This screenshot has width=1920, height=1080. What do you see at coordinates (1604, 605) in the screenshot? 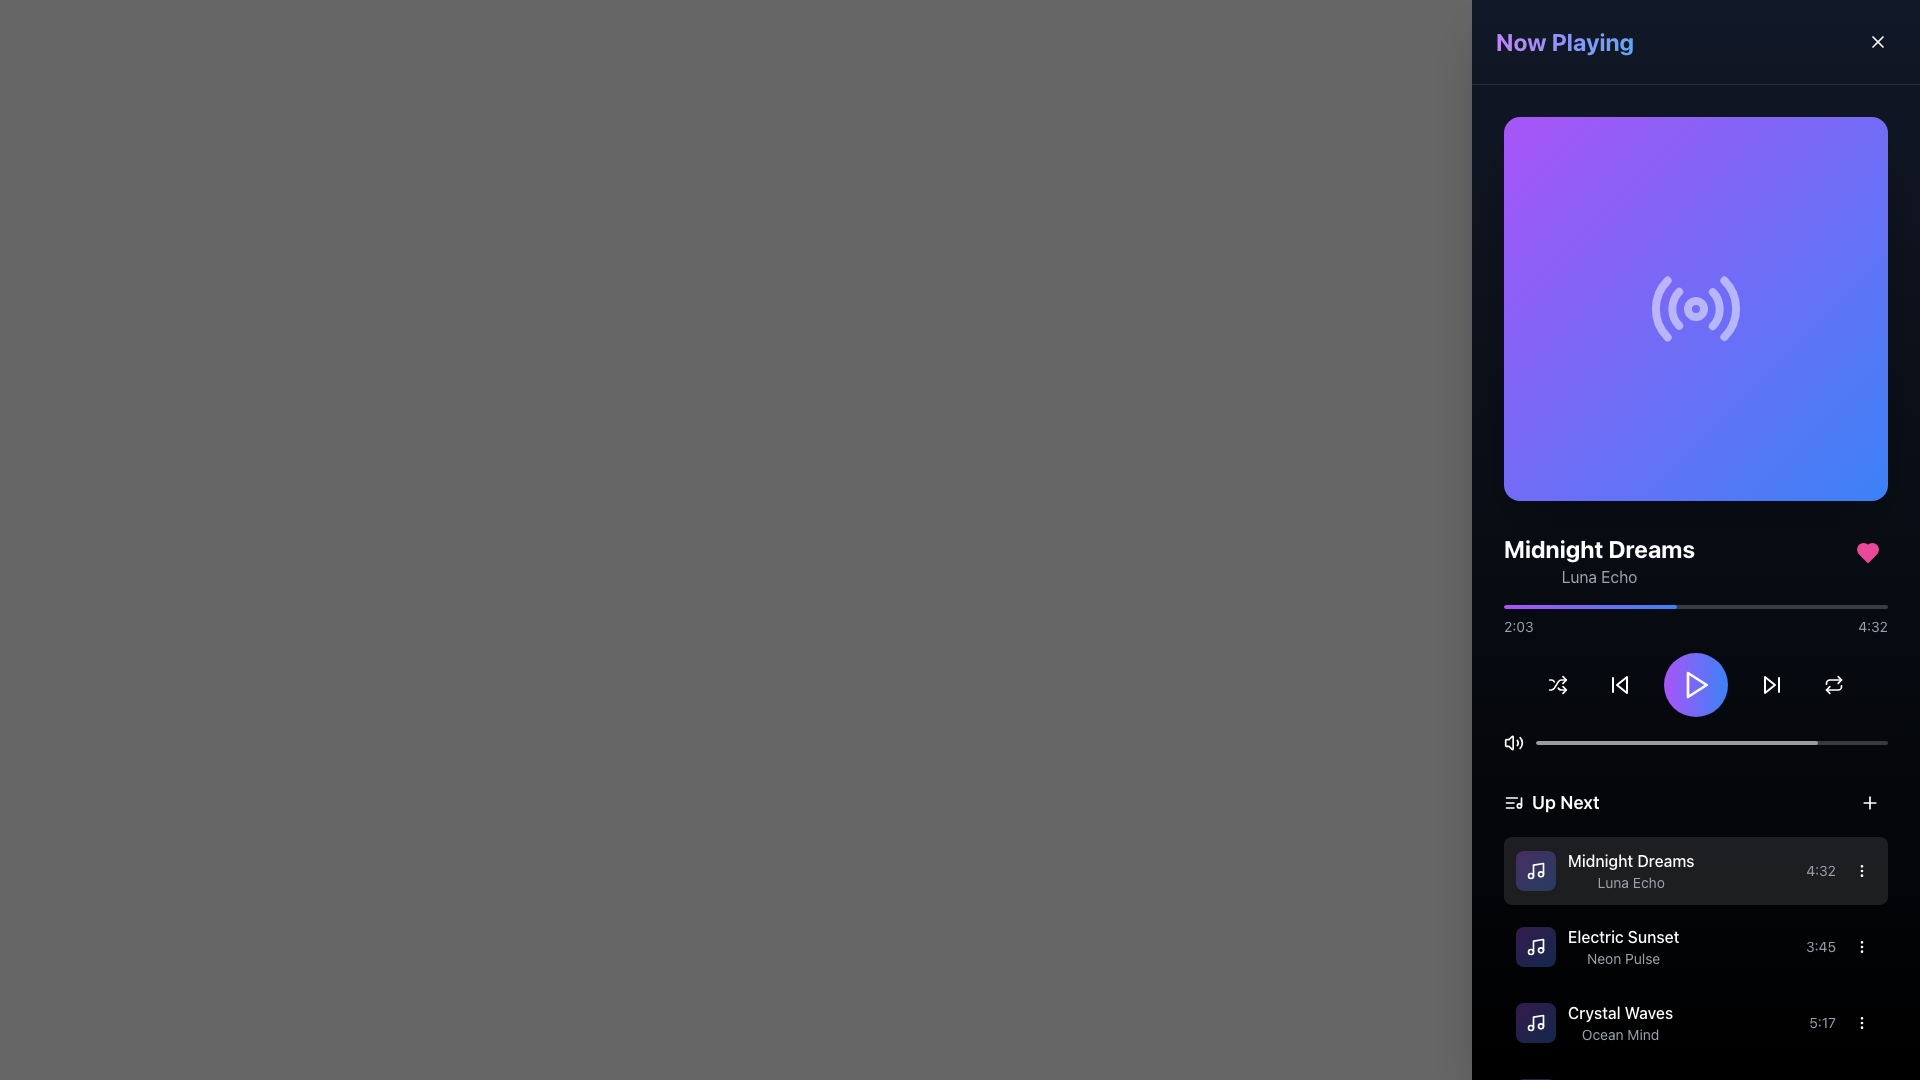
I see `the progress bar` at bounding box center [1604, 605].